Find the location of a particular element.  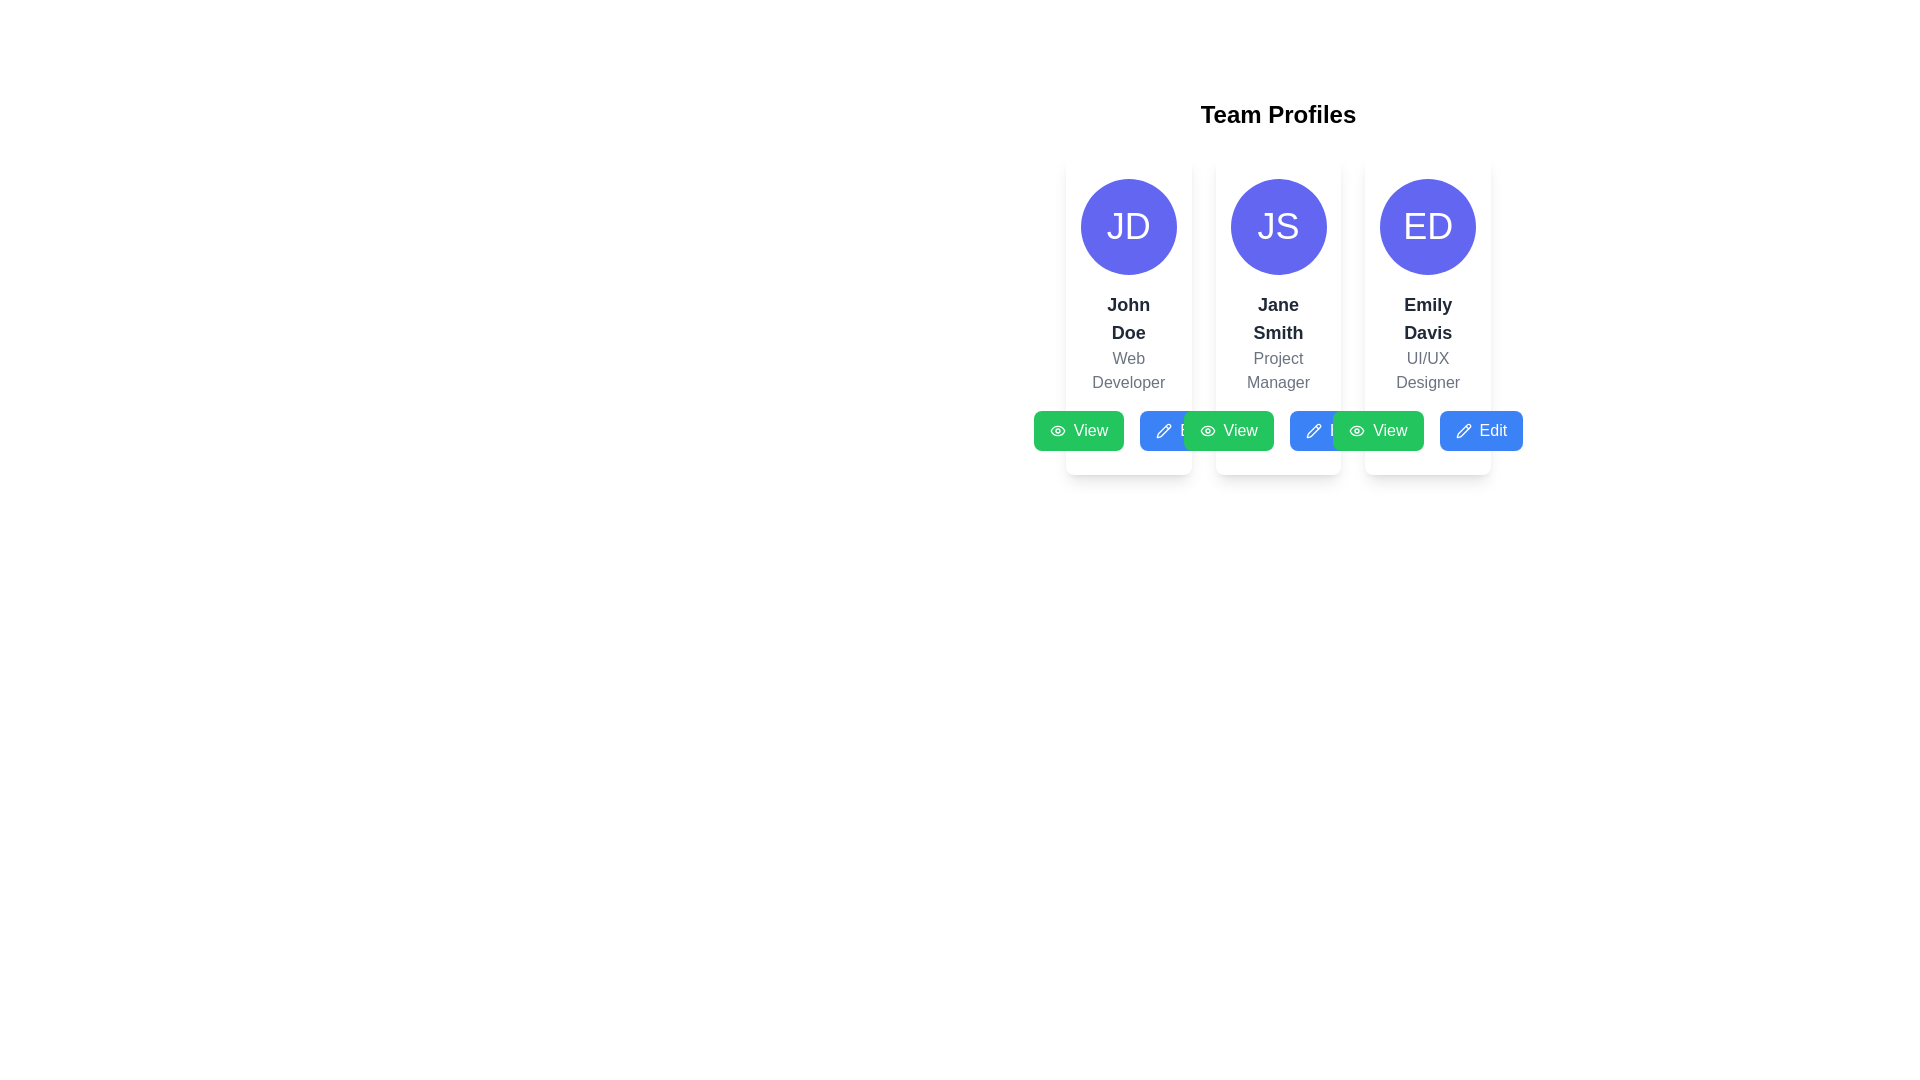

the Edit icon located on the profile card of Emily Davis, positioned in the upper right section next to the green View button is located at coordinates (1463, 430).